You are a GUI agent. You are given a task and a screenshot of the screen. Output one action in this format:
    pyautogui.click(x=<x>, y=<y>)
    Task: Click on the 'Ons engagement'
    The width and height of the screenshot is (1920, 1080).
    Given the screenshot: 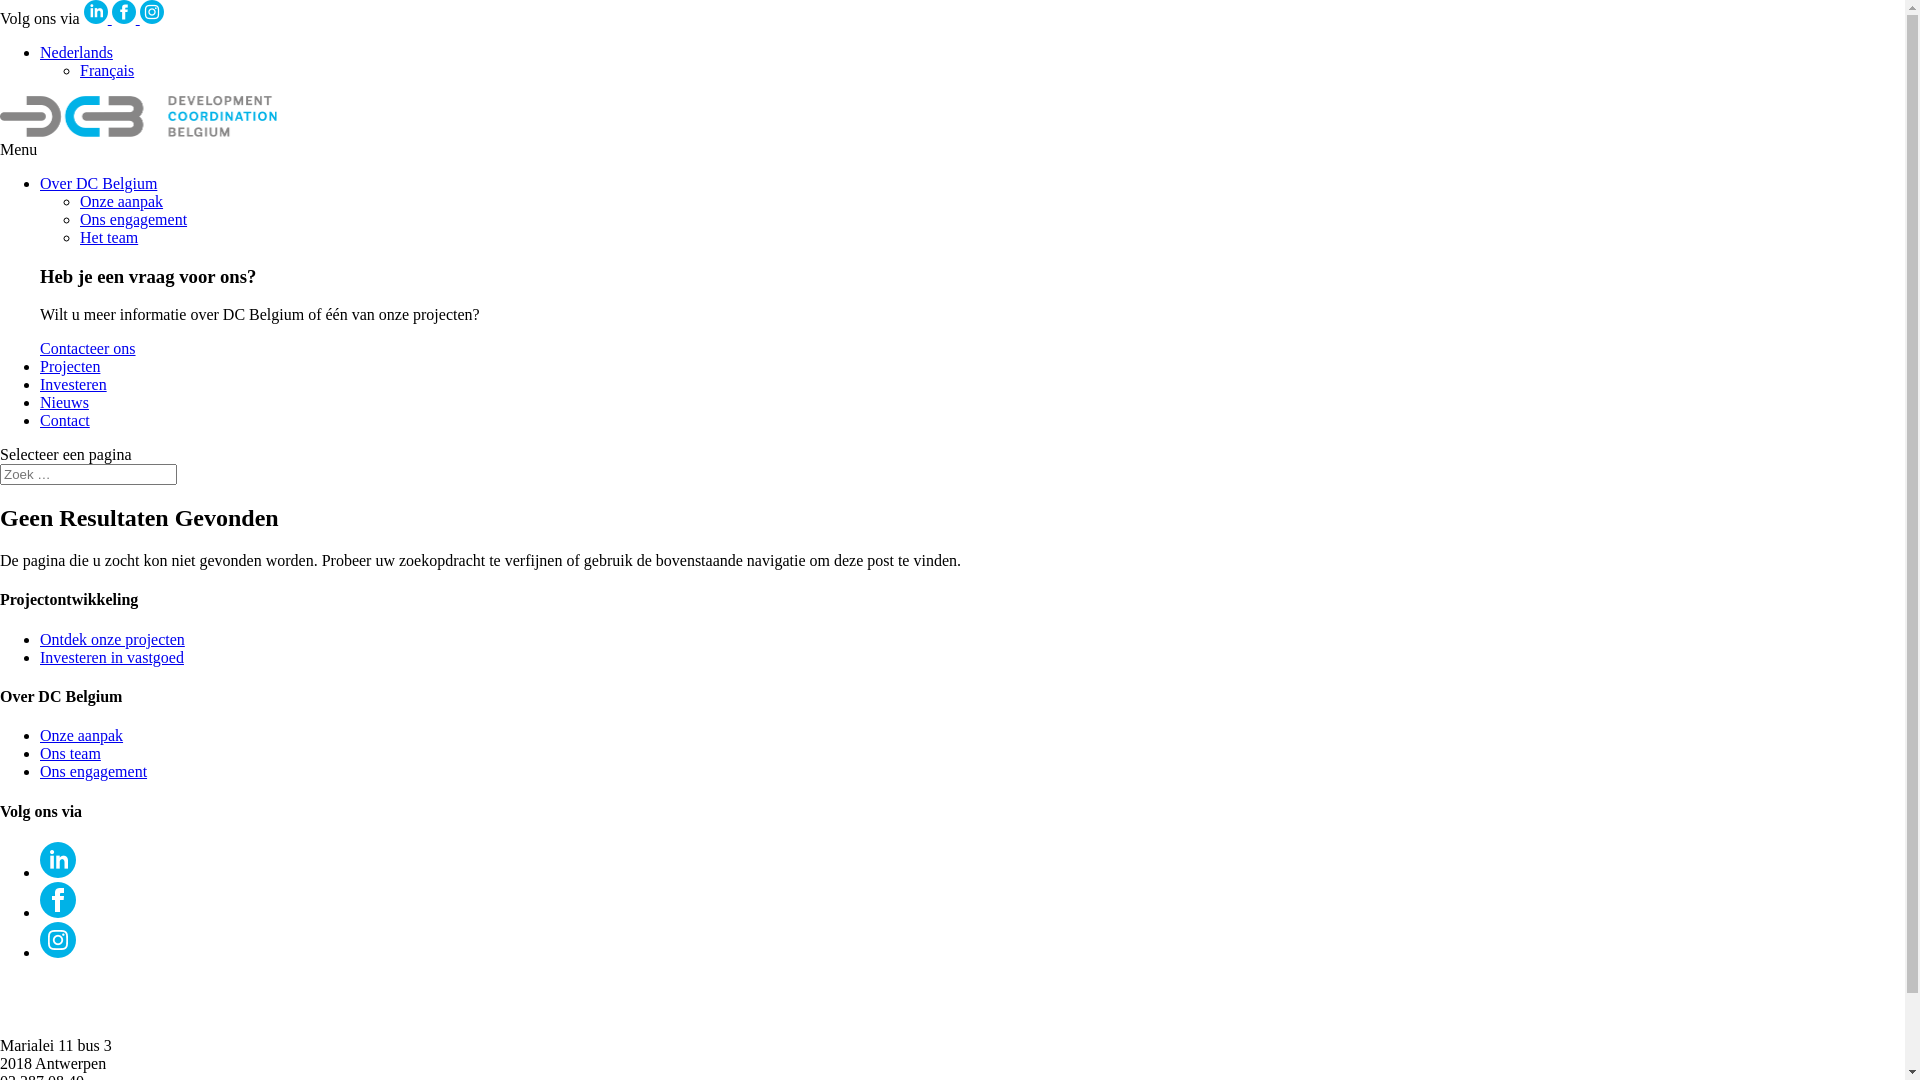 What is the action you would take?
    pyautogui.click(x=132, y=219)
    